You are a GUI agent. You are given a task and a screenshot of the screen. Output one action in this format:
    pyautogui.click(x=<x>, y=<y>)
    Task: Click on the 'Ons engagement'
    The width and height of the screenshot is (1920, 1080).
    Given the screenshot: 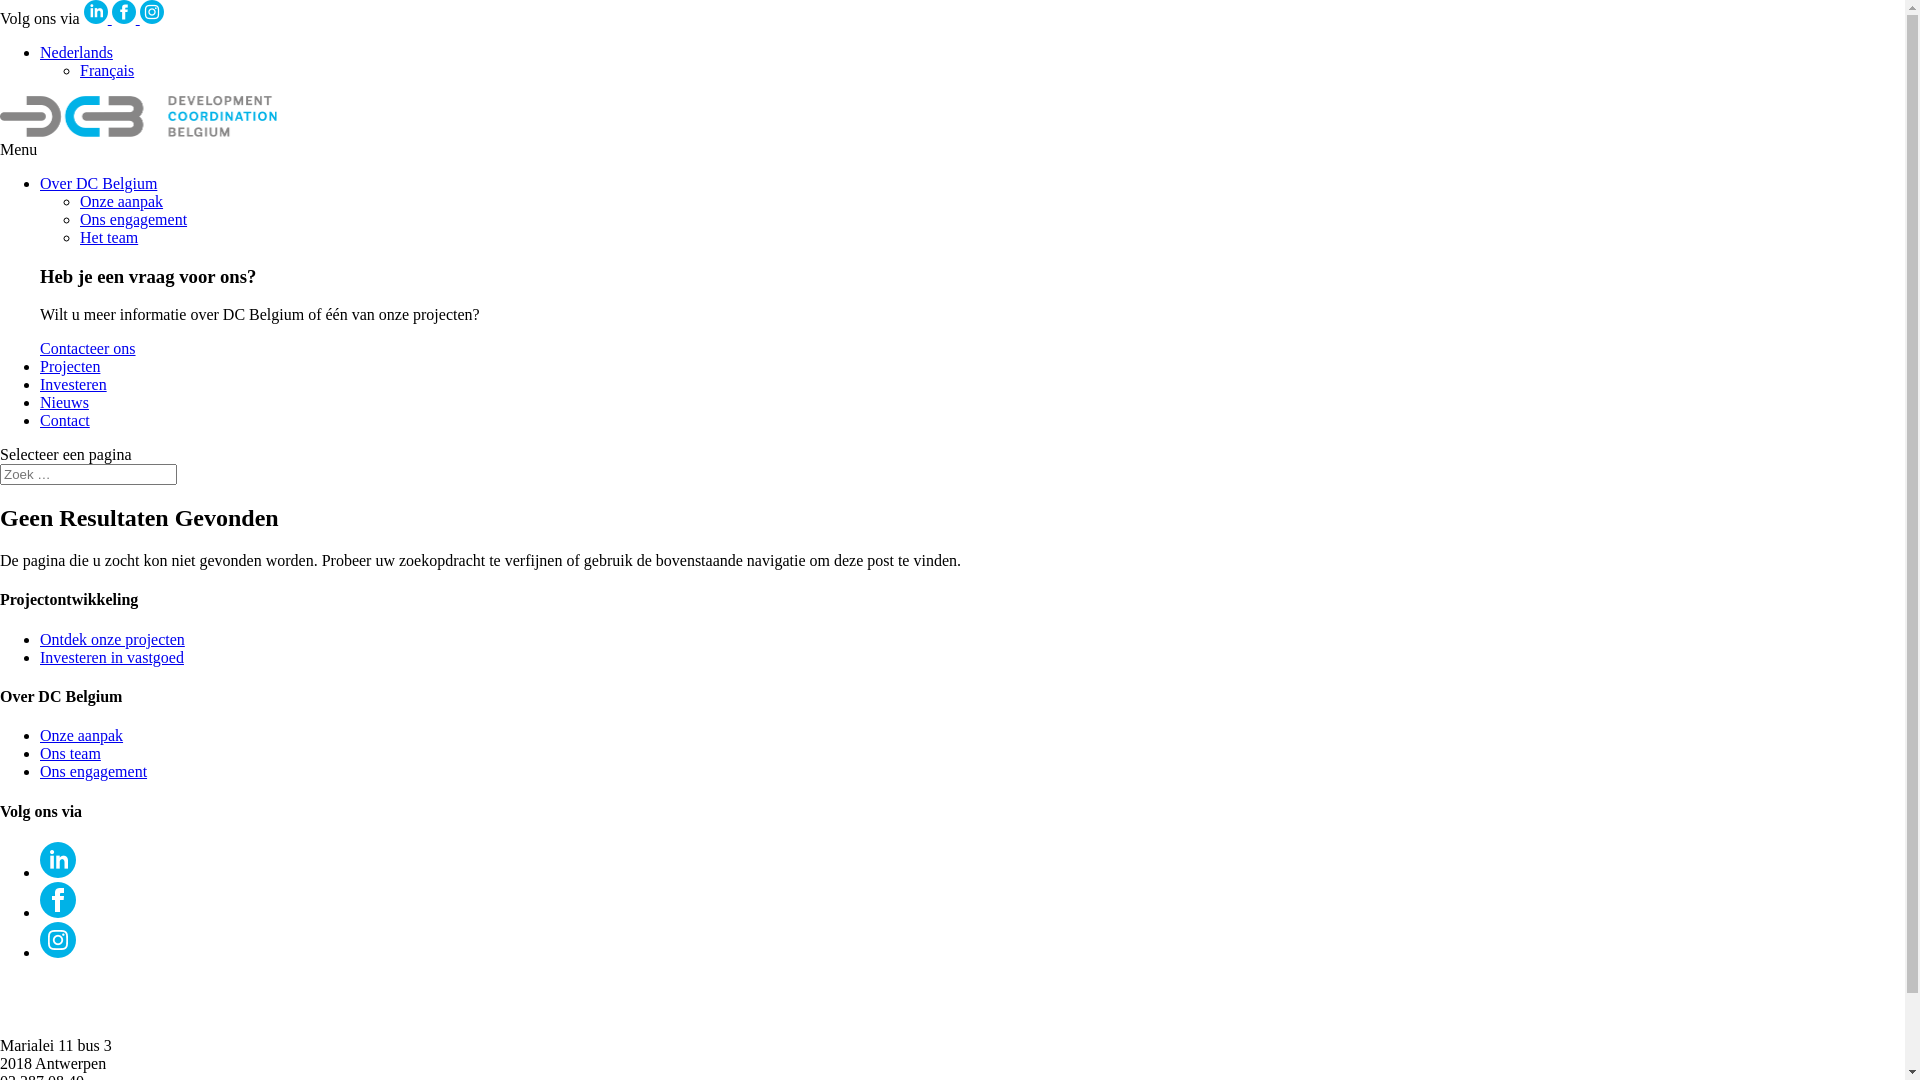 What is the action you would take?
    pyautogui.click(x=132, y=219)
    